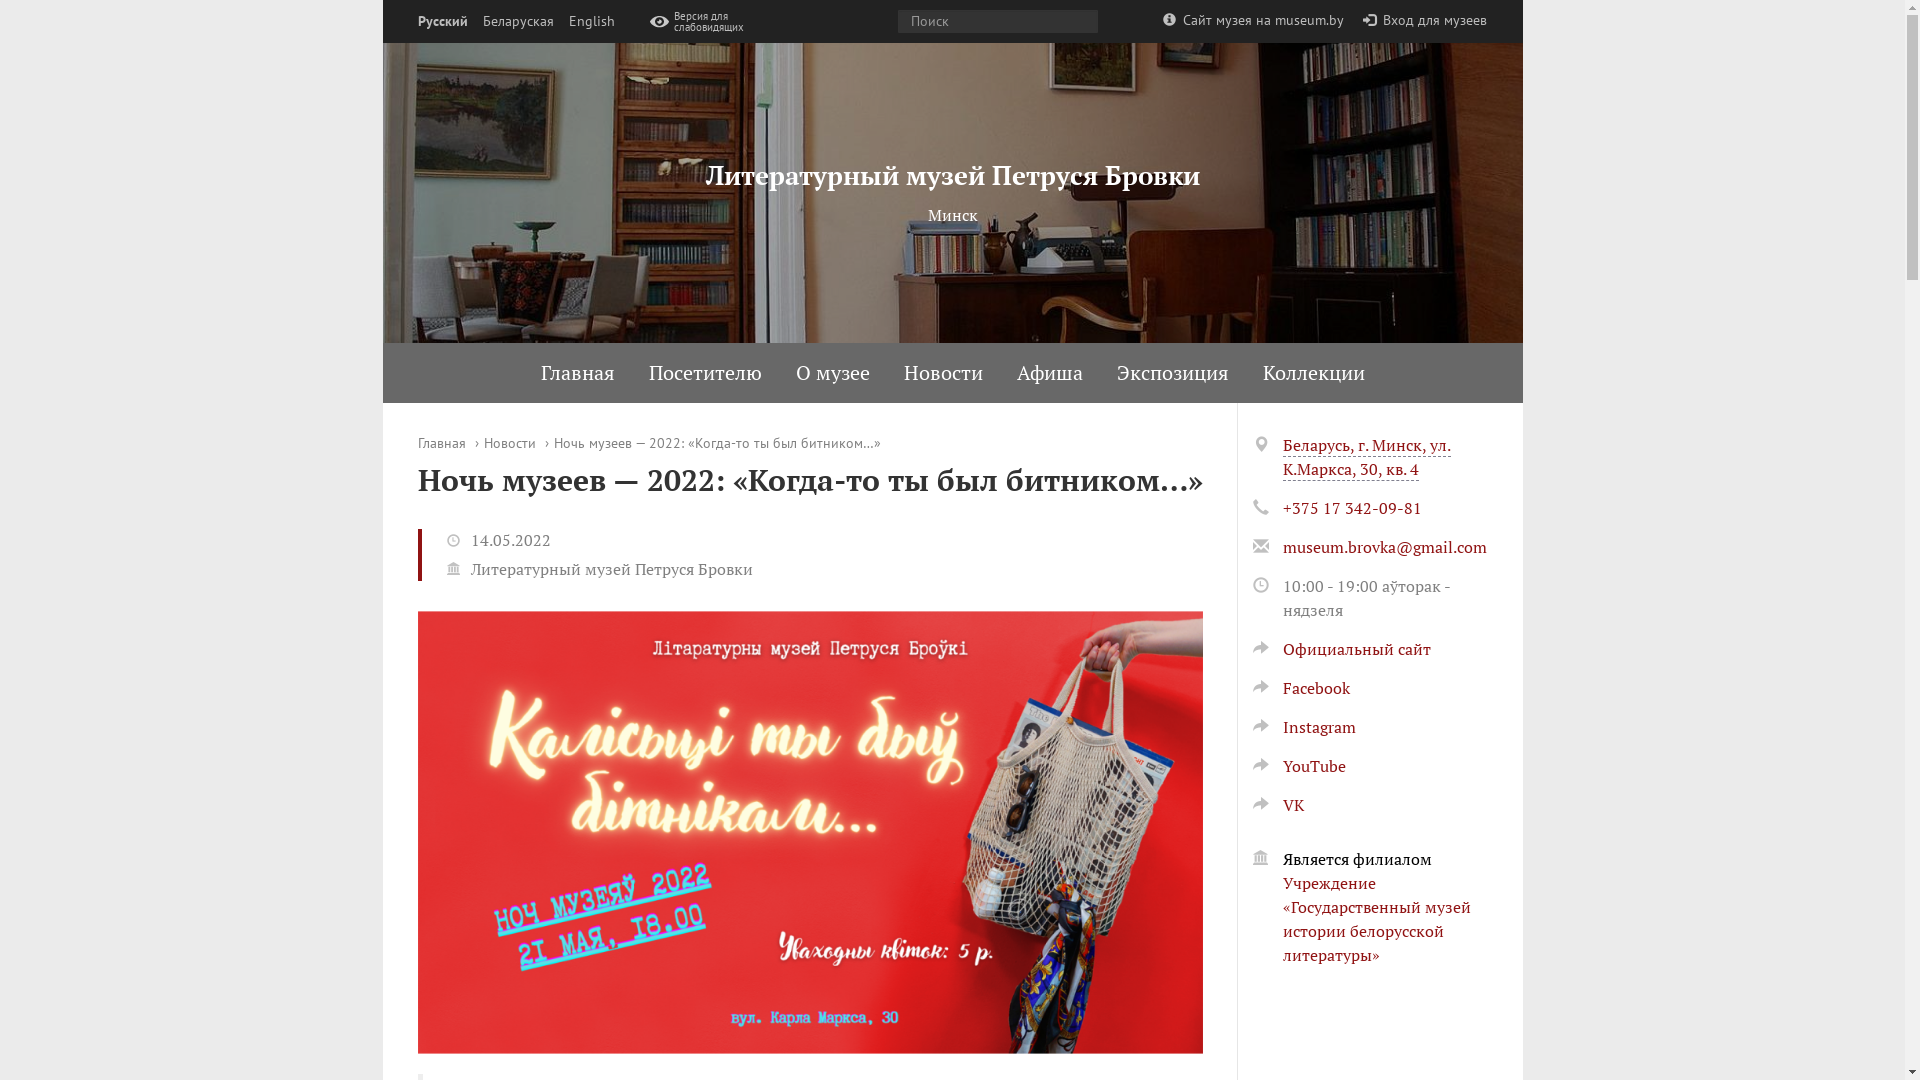 This screenshot has height=1080, width=1920. What do you see at coordinates (1382, 547) in the screenshot?
I see `'museum.brovka@gmail.com'` at bounding box center [1382, 547].